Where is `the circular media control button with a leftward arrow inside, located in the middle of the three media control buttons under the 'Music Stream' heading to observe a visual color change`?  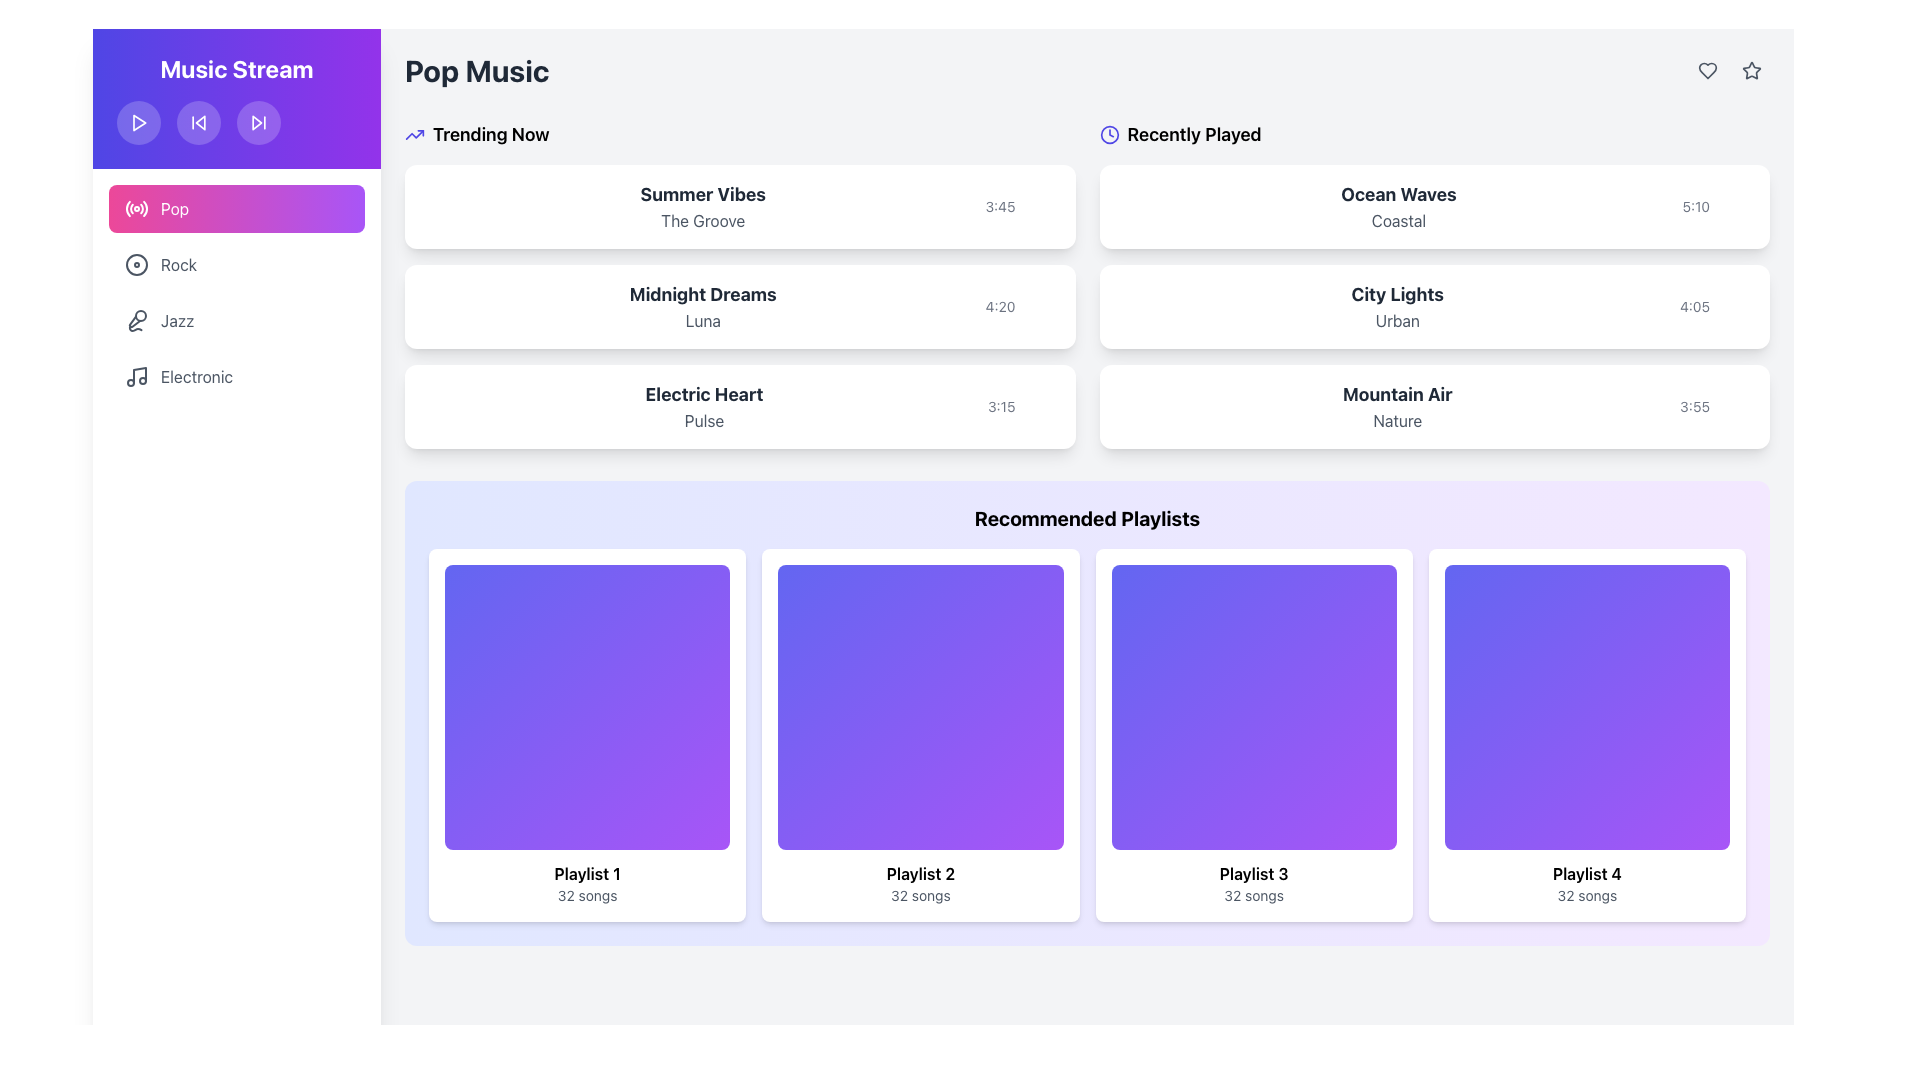
the circular media control button with a leftward arrow inside, located in the middle of the three media control buttons under the 'Music Stream' heading to observe a visual color change is located at coordinates (198, 123).